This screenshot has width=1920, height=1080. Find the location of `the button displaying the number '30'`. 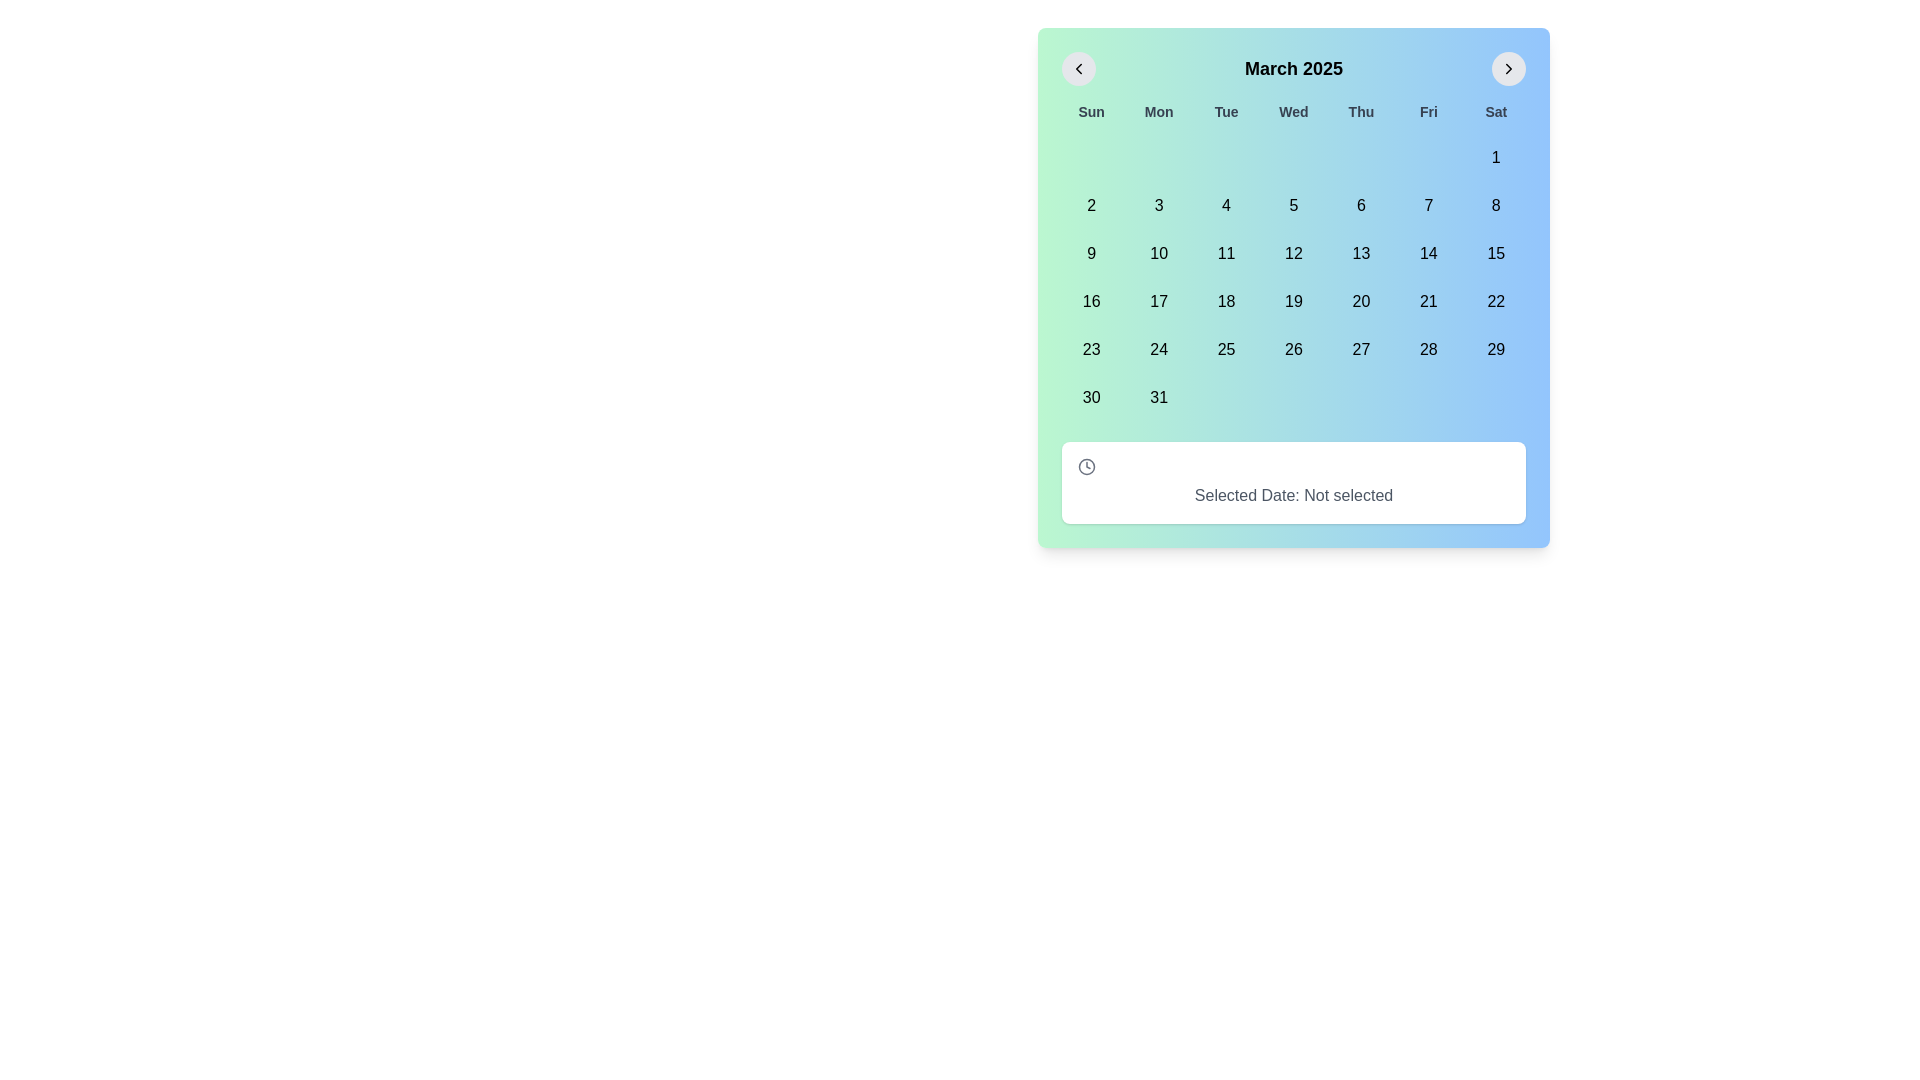

the button displaying the number '30' is located at coordinates (1090, 397).